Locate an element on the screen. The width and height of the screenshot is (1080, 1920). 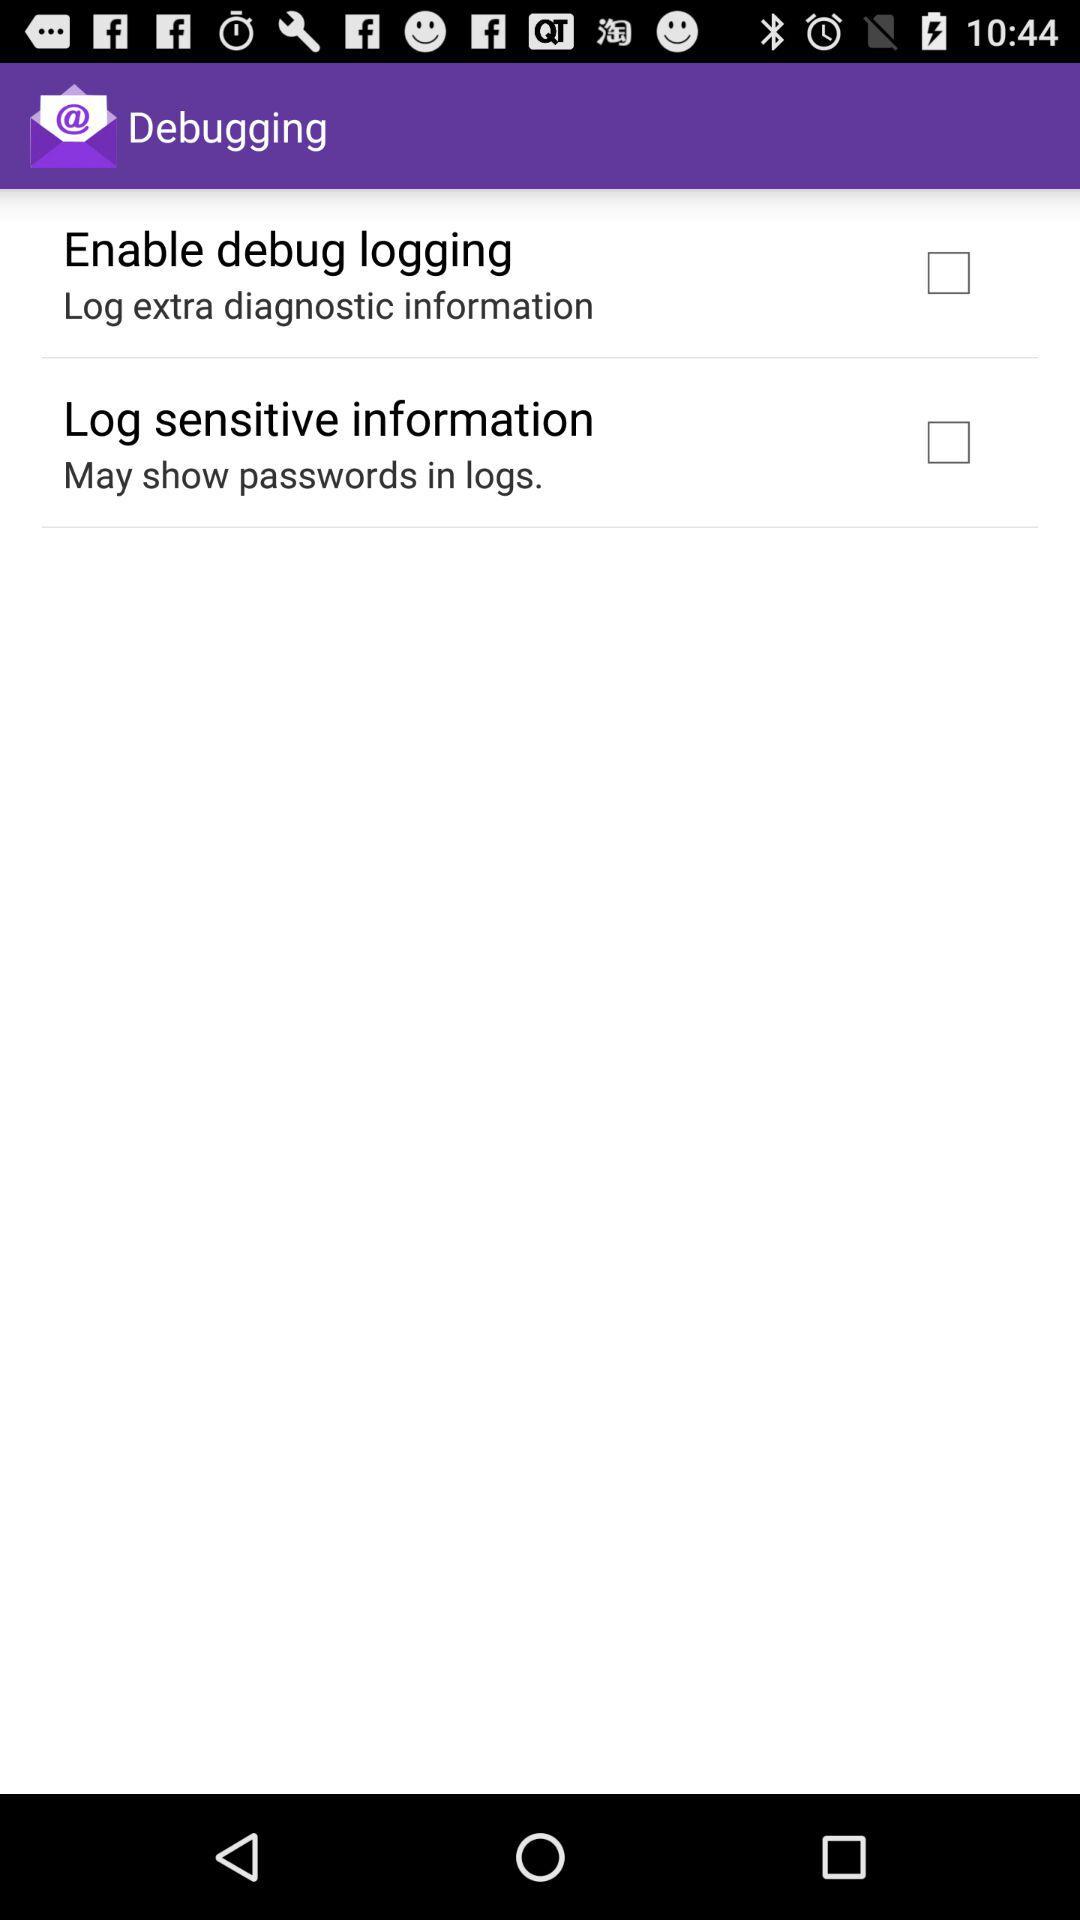
item above log extra diagnostic item is located at coordinates (288, 246).